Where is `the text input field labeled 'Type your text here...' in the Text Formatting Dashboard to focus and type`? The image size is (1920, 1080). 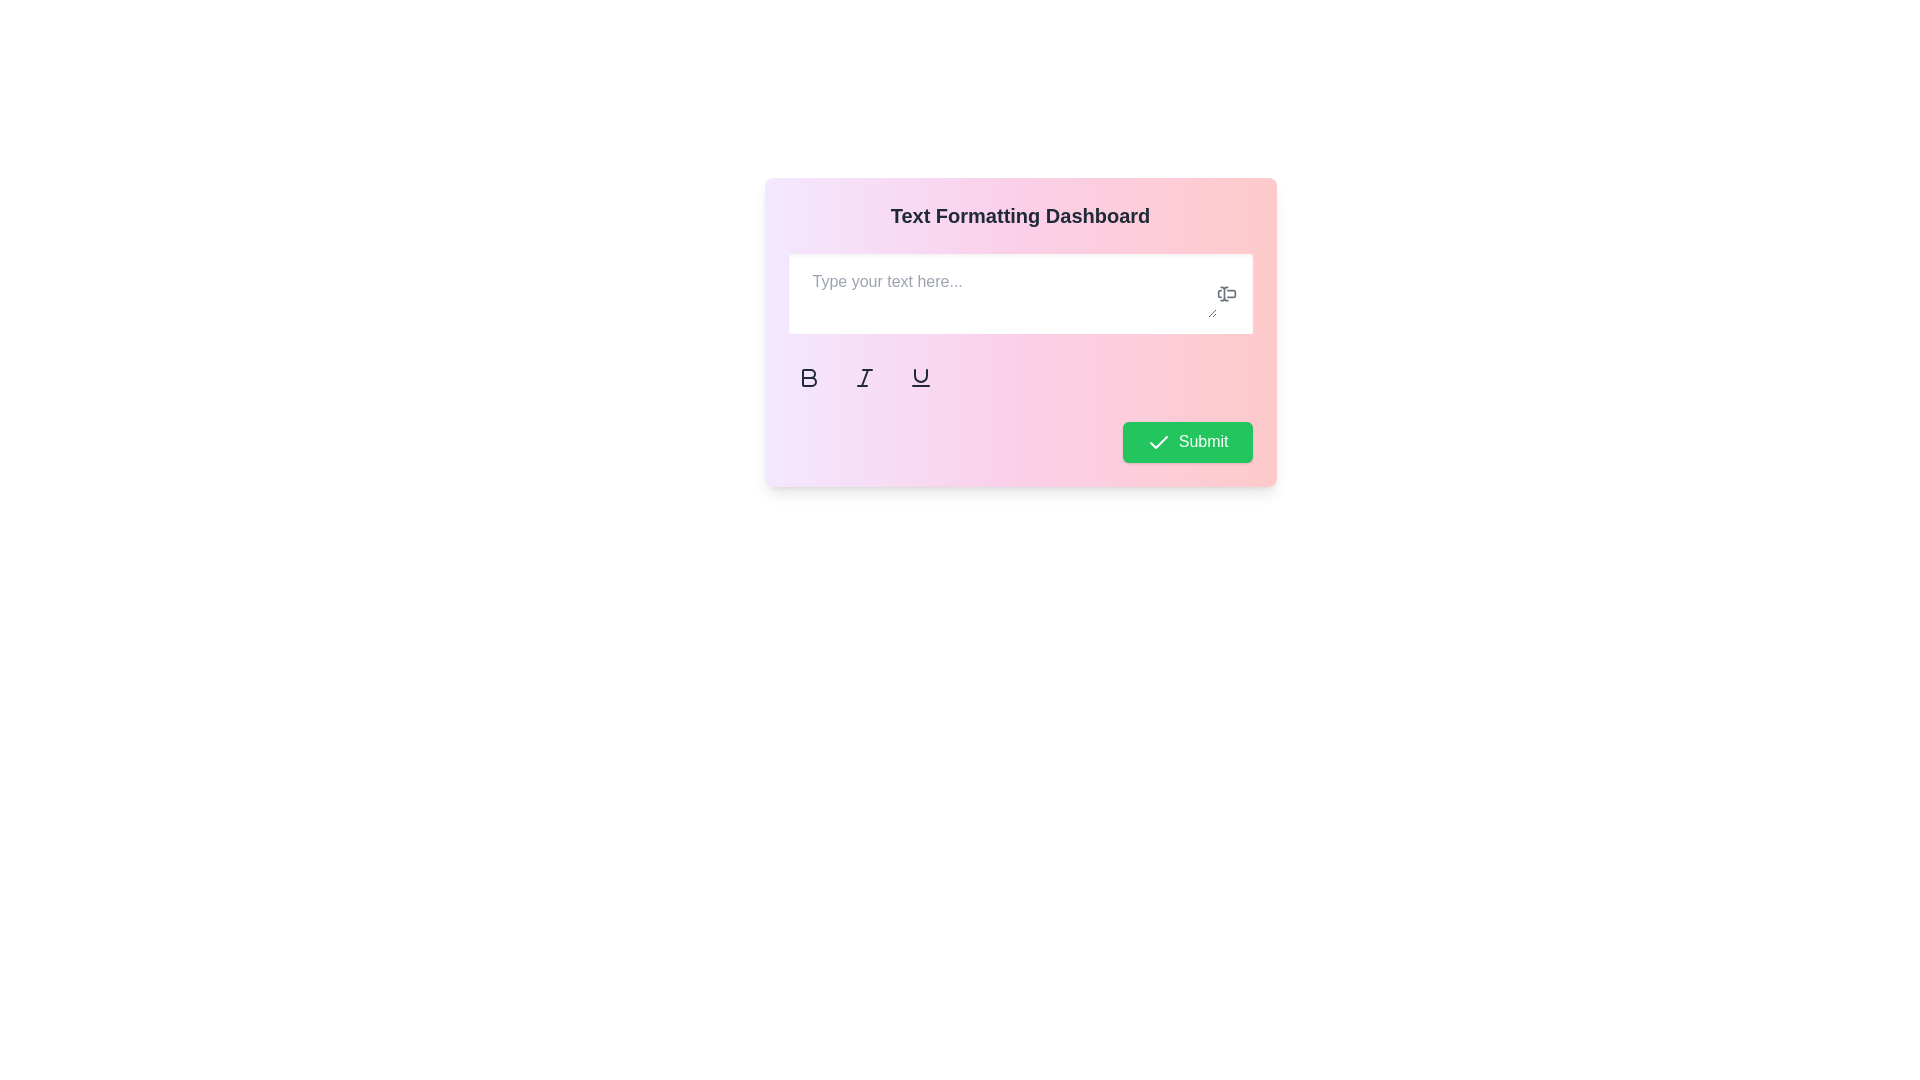
the text input field labeled 'Type your text here...' in the Text Formatting Dashboard to focus and type is located at coordinates (1020, 331).